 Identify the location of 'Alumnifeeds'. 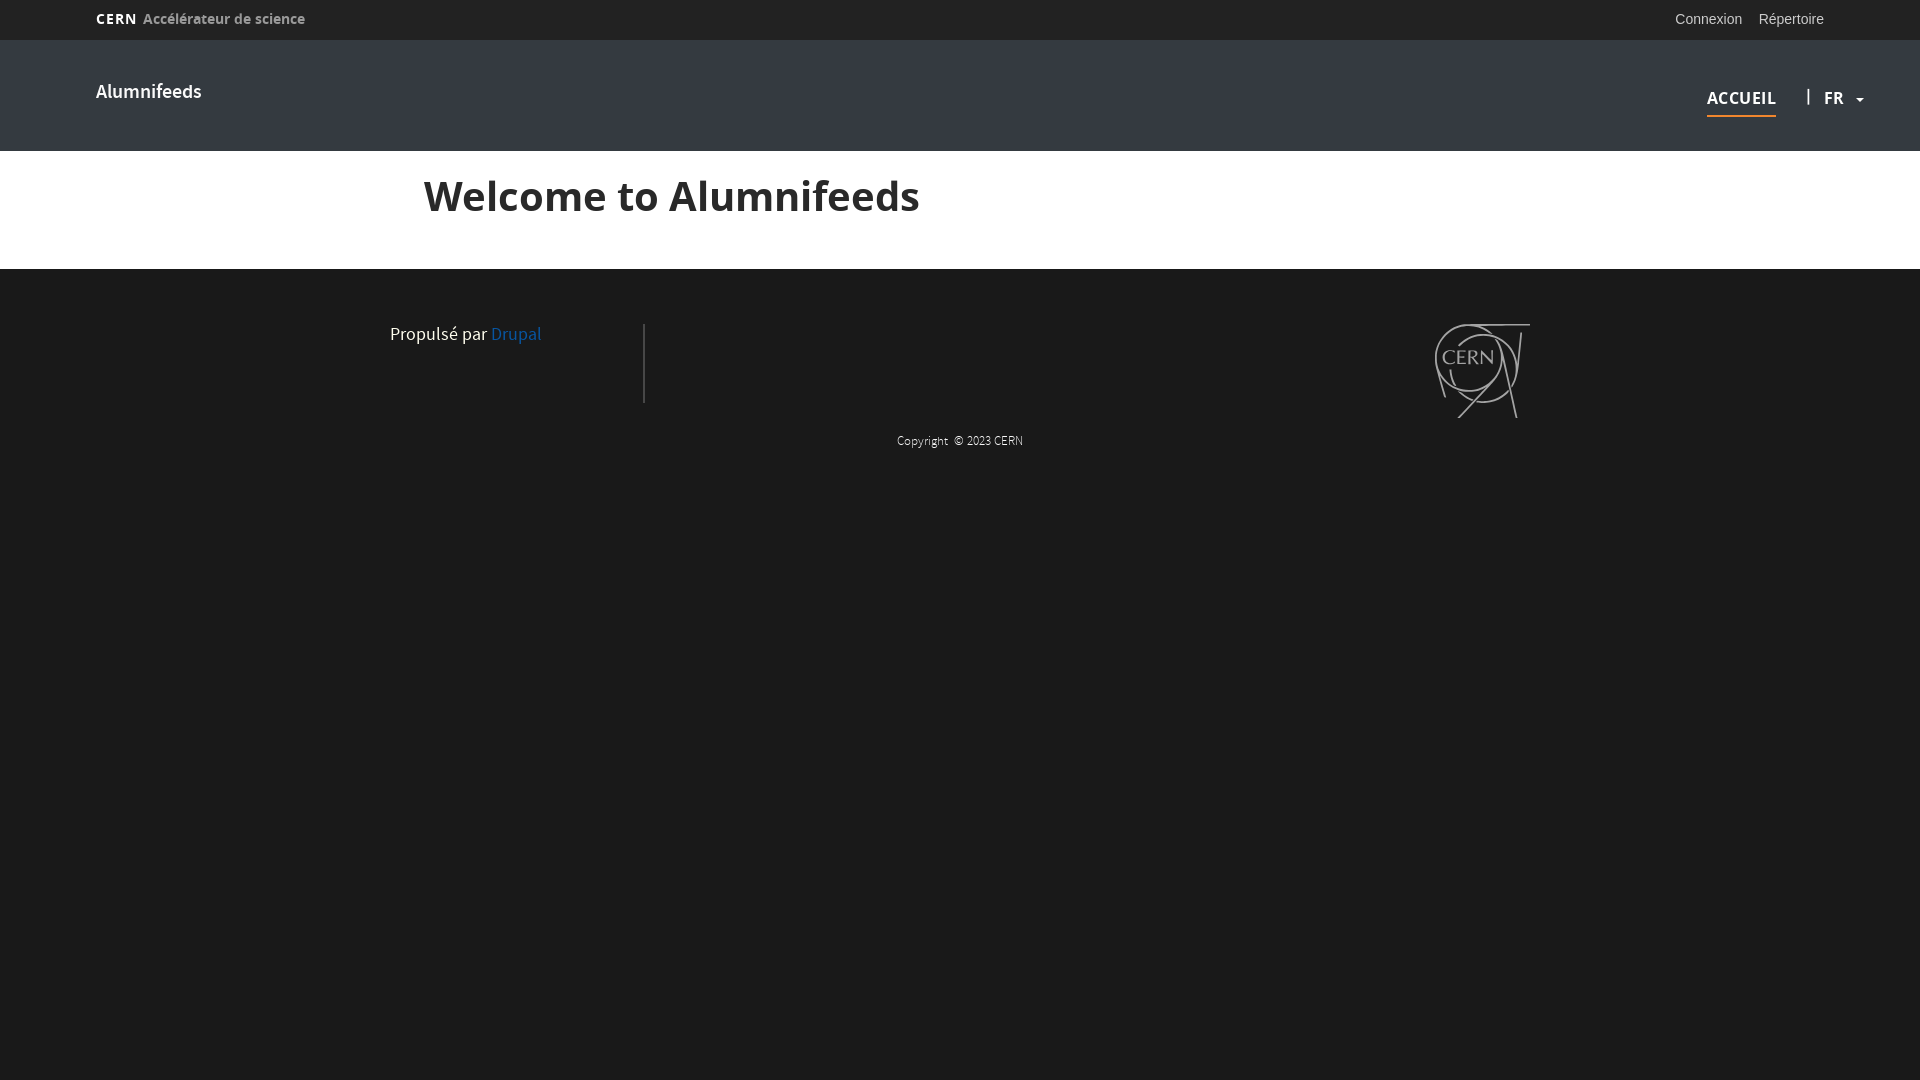
(147, 93).